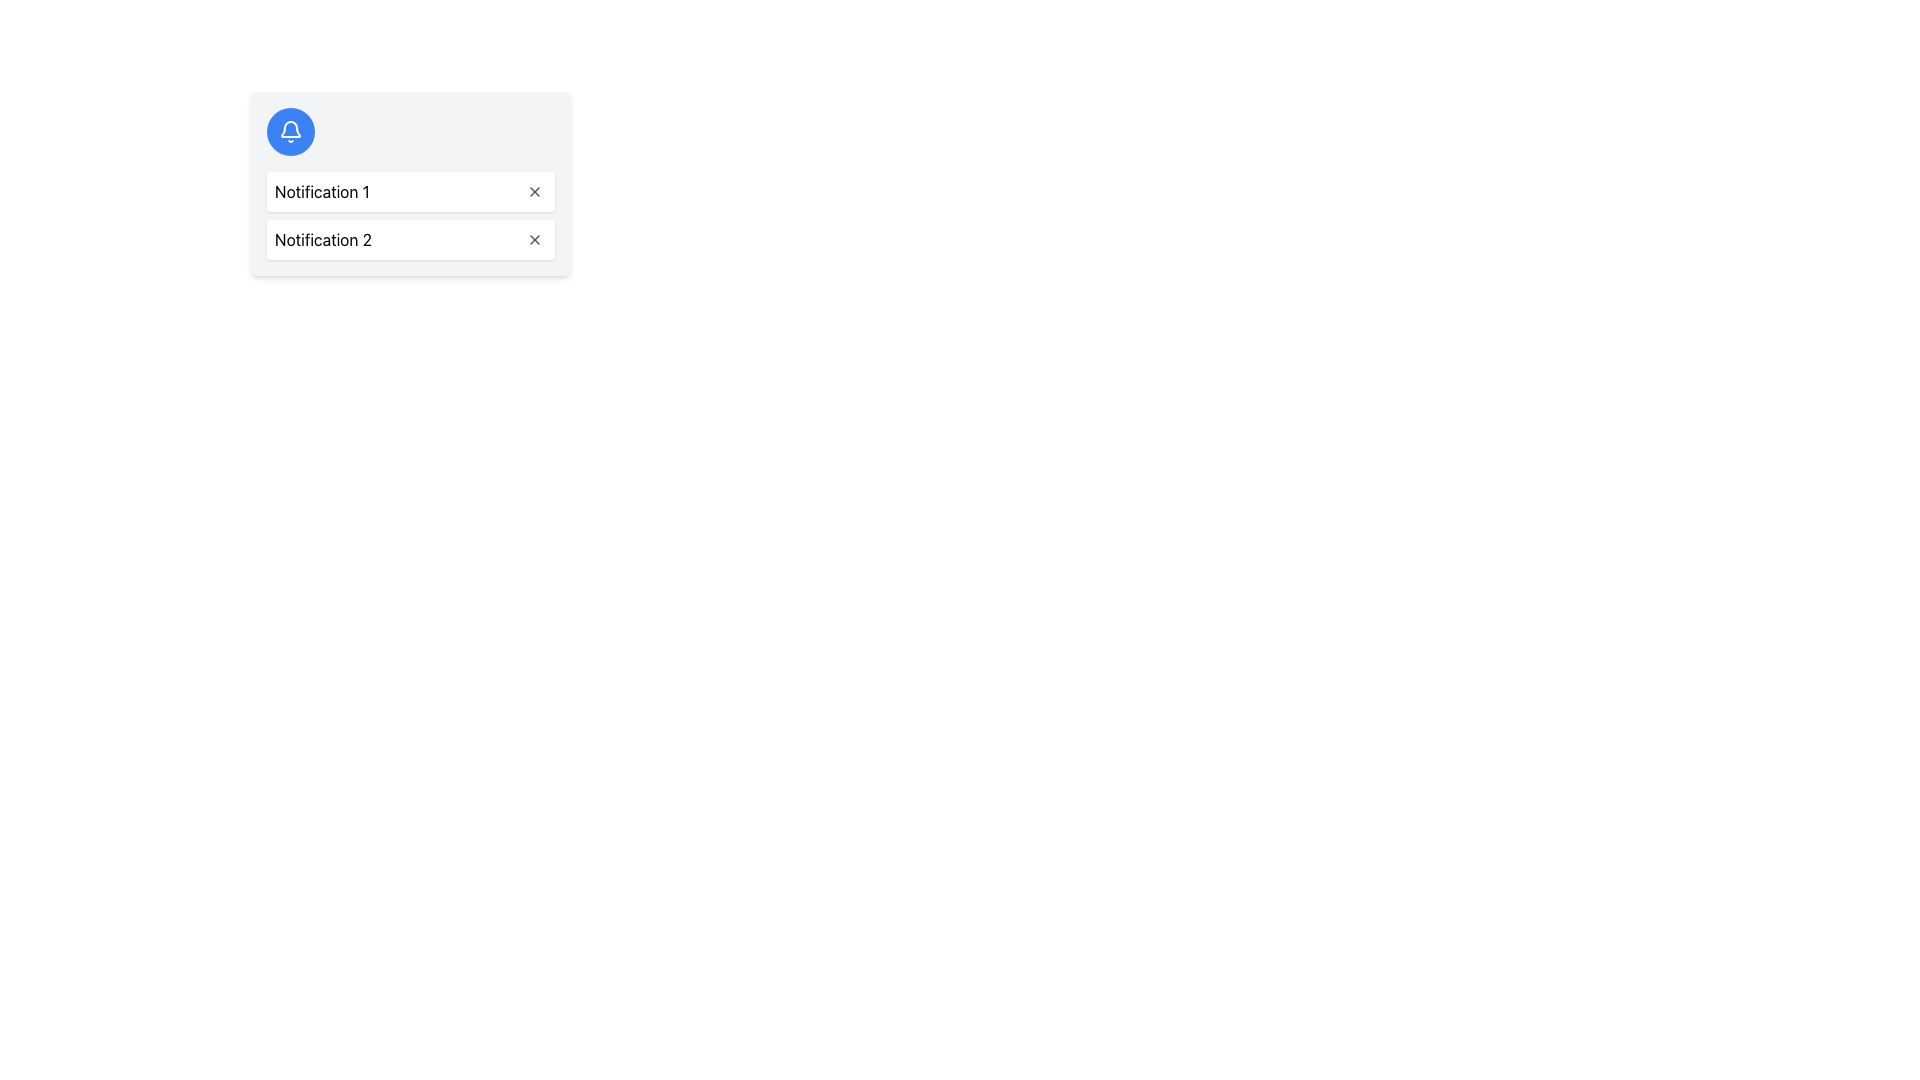 This screenshot has width=1920, height=1080. I want to click on the center of the Notification entry displaying 'Notification 2', so click(410, 238).